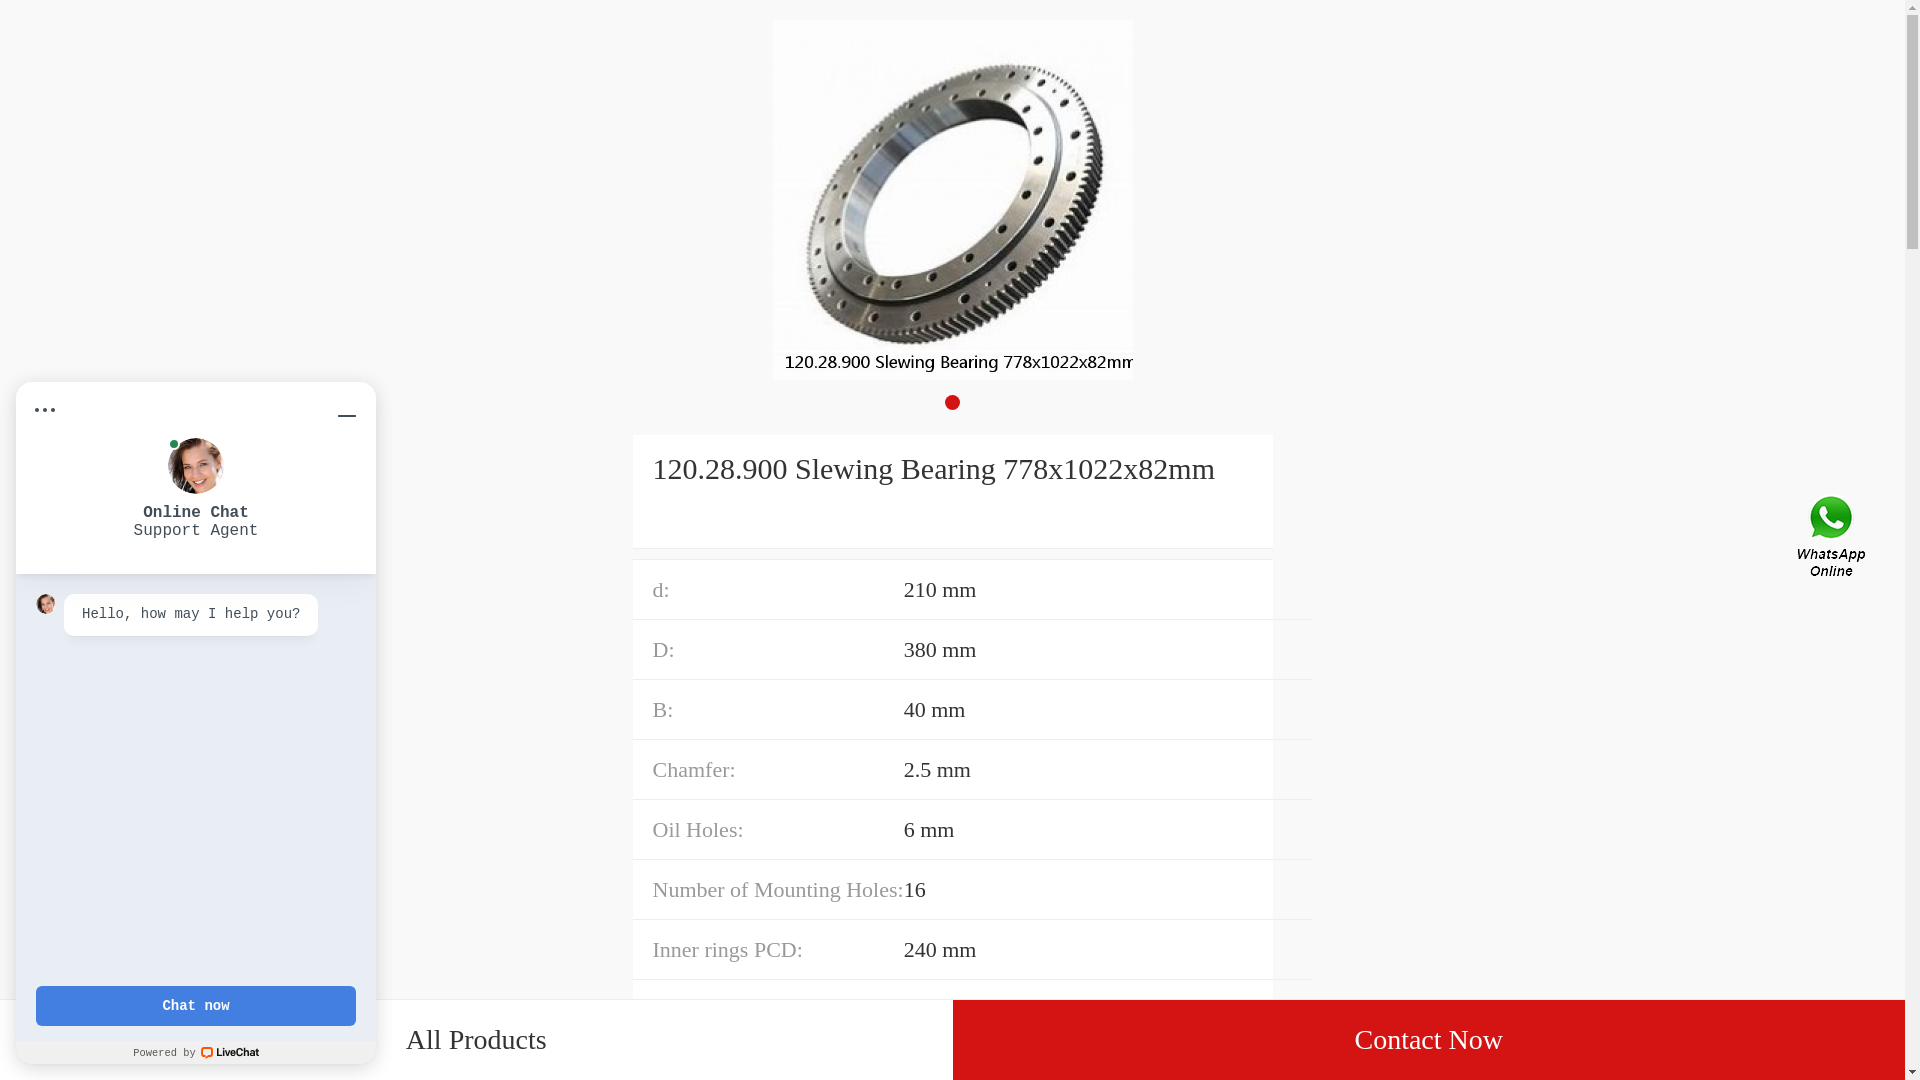 The height and width of the screenshot is (1080, 1920). Describe the element at coordinates (1833, 540) in the screenshot. I see `'Contact Us'` at that location.